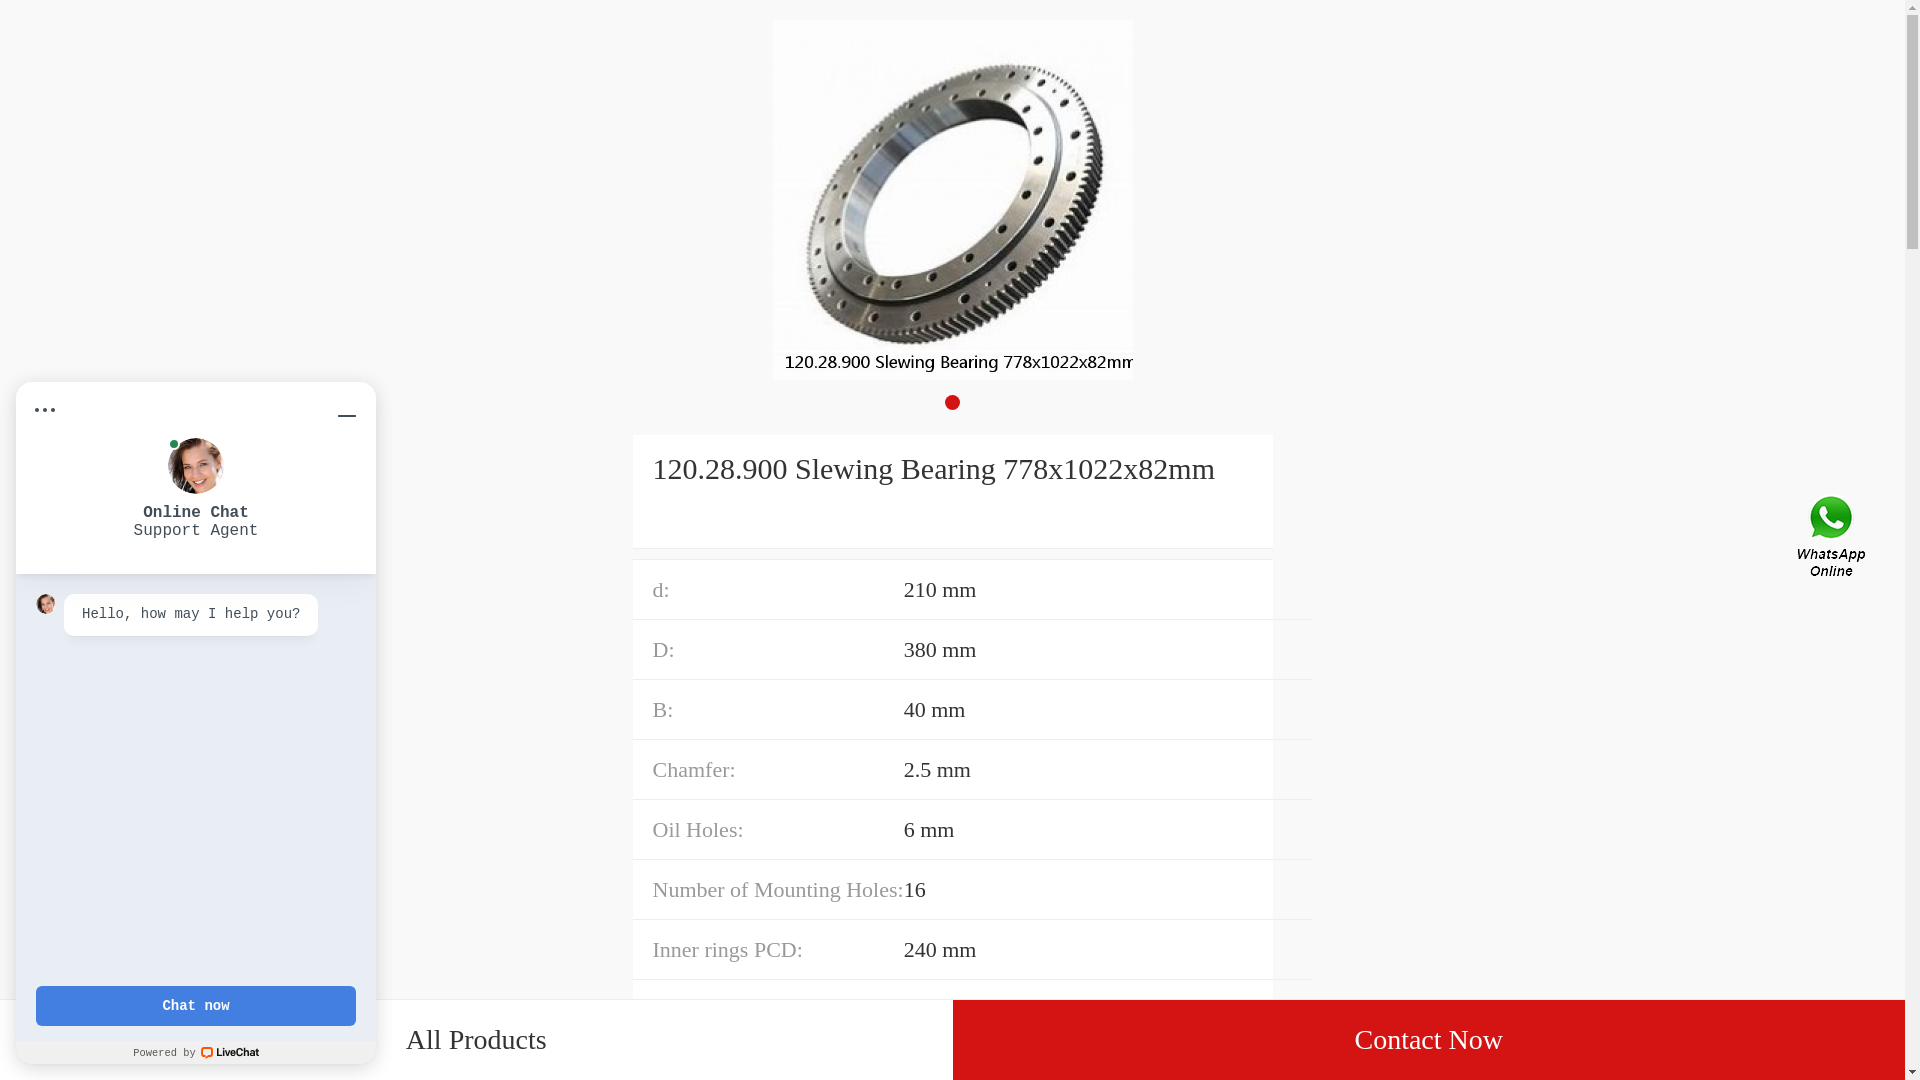 The height and width of the screenshot is (1080, 1920). Describe the element at coordinates (1833, 540) in the screenshot. I see `'Contact Us'` at that location.